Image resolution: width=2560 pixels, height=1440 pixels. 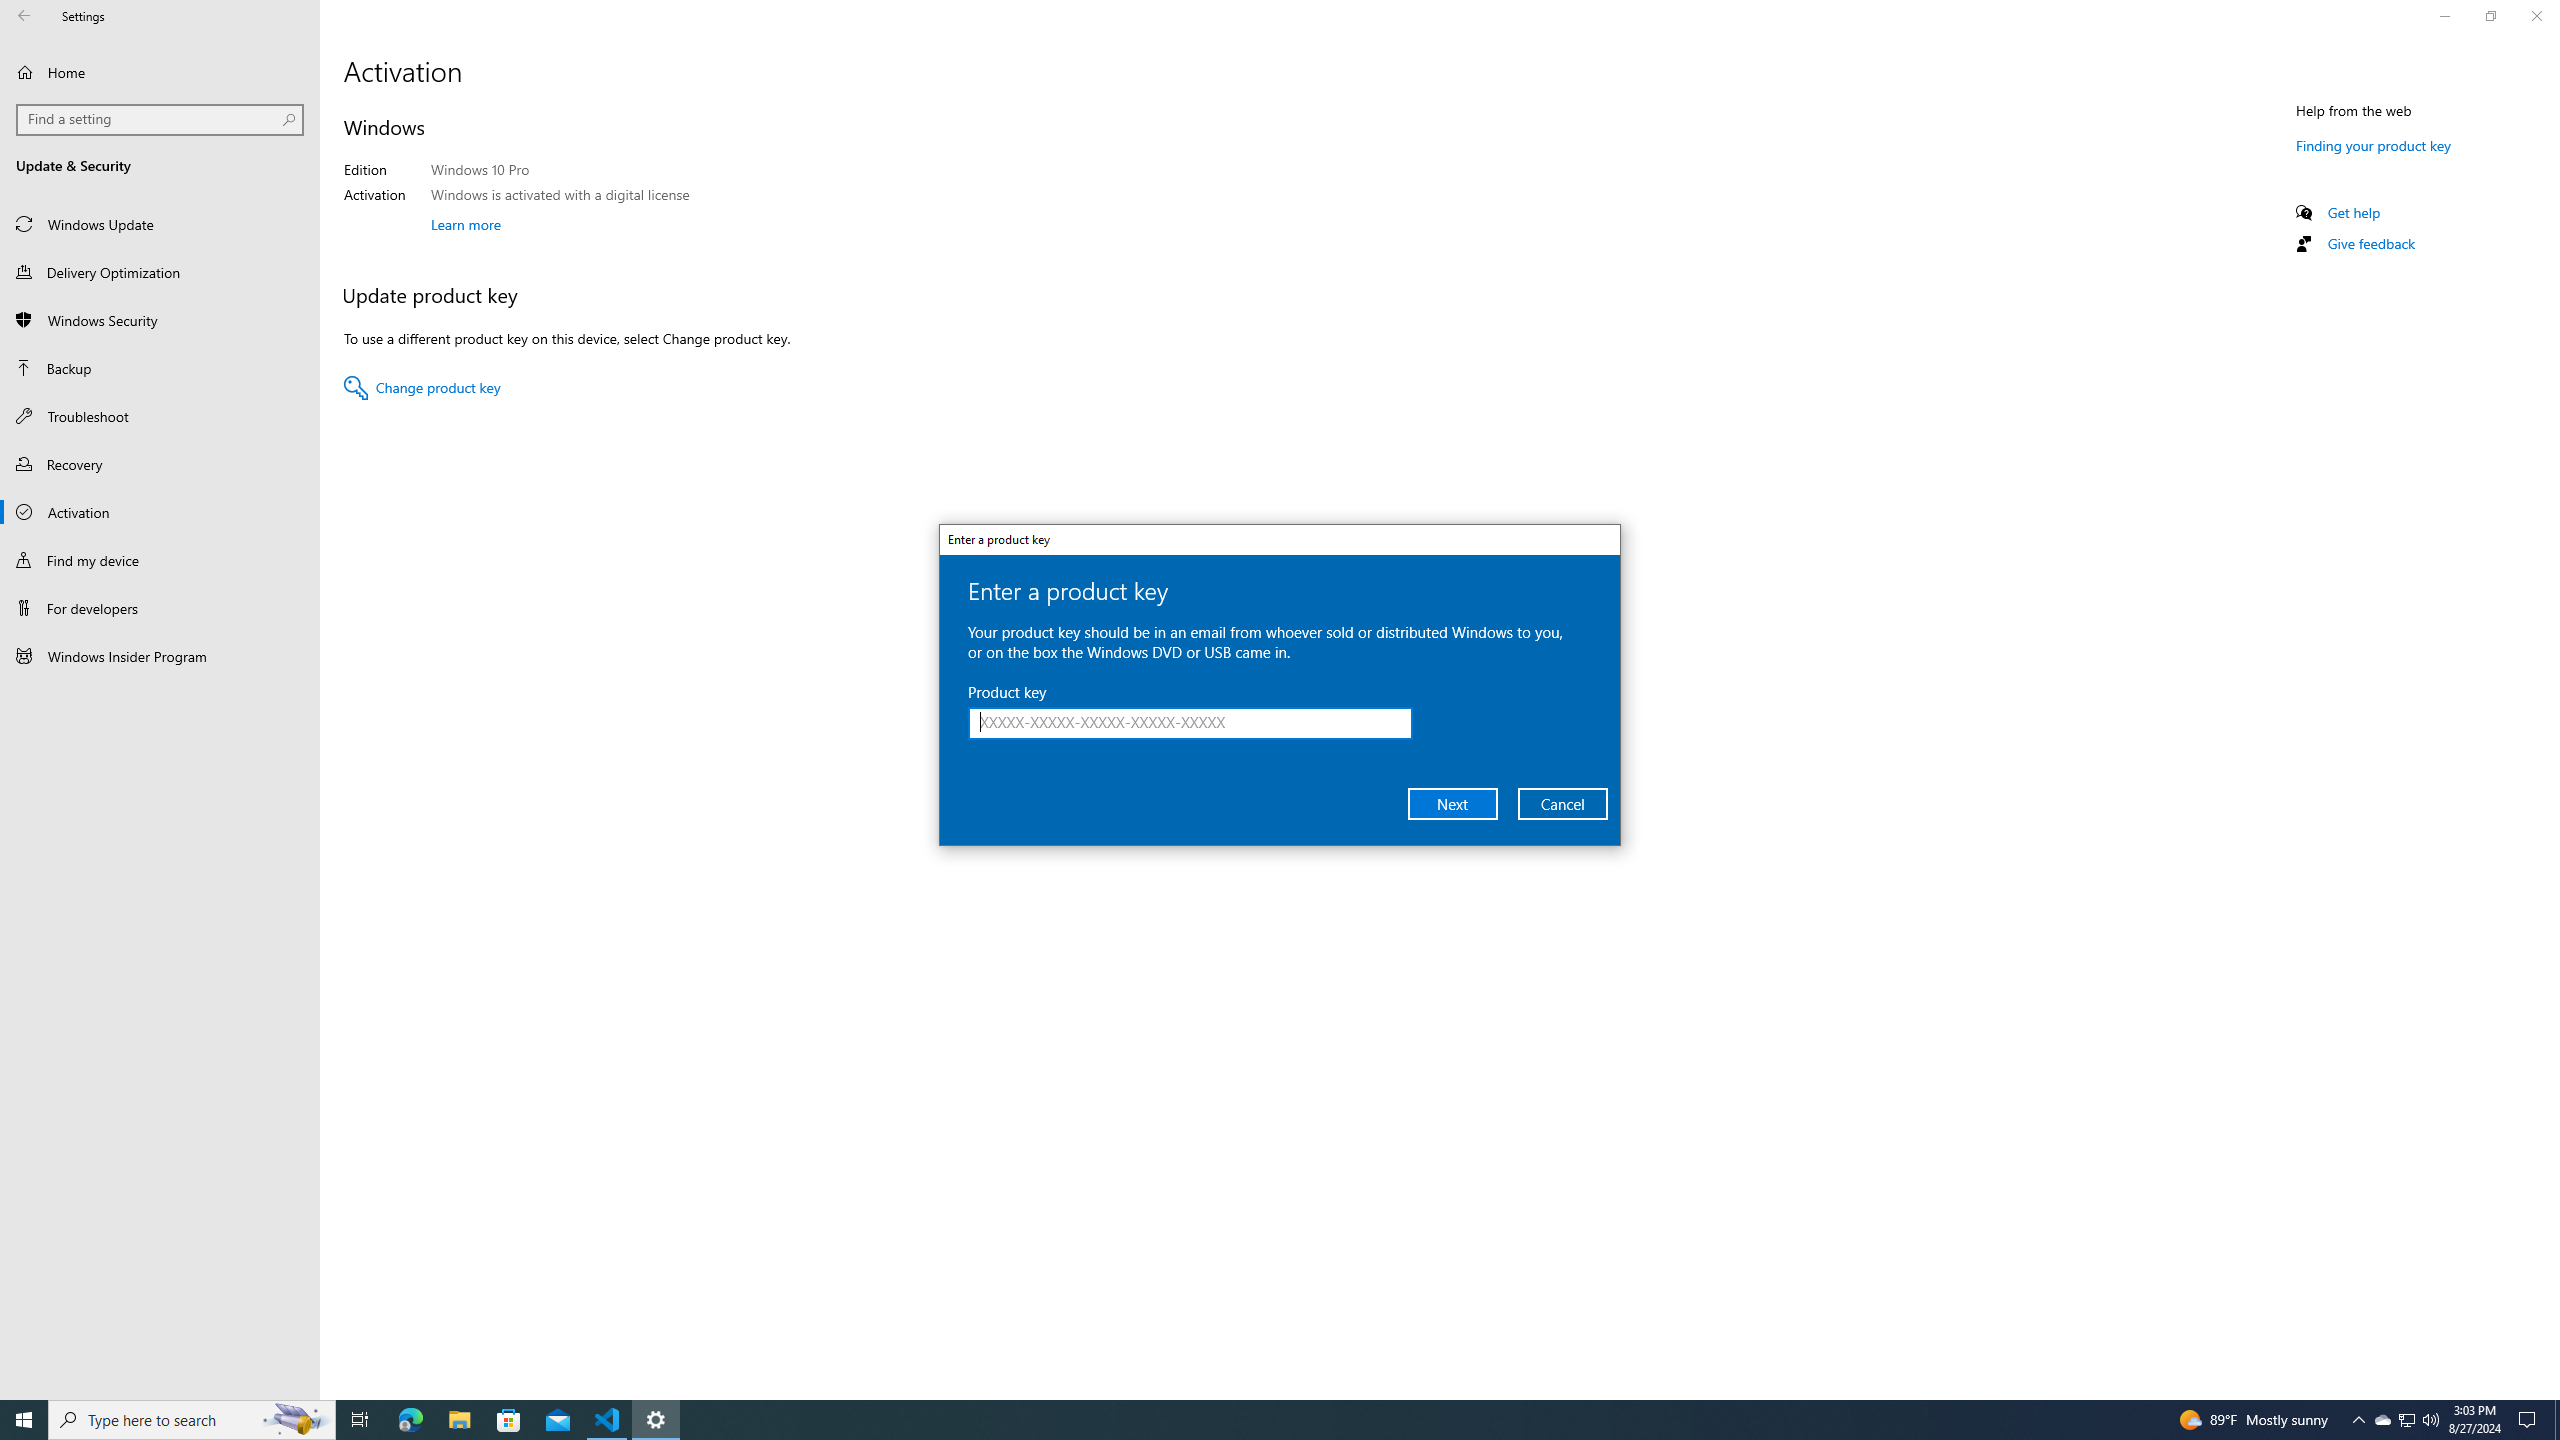 I want to click on 'Next', so click(x=1451, y=804).